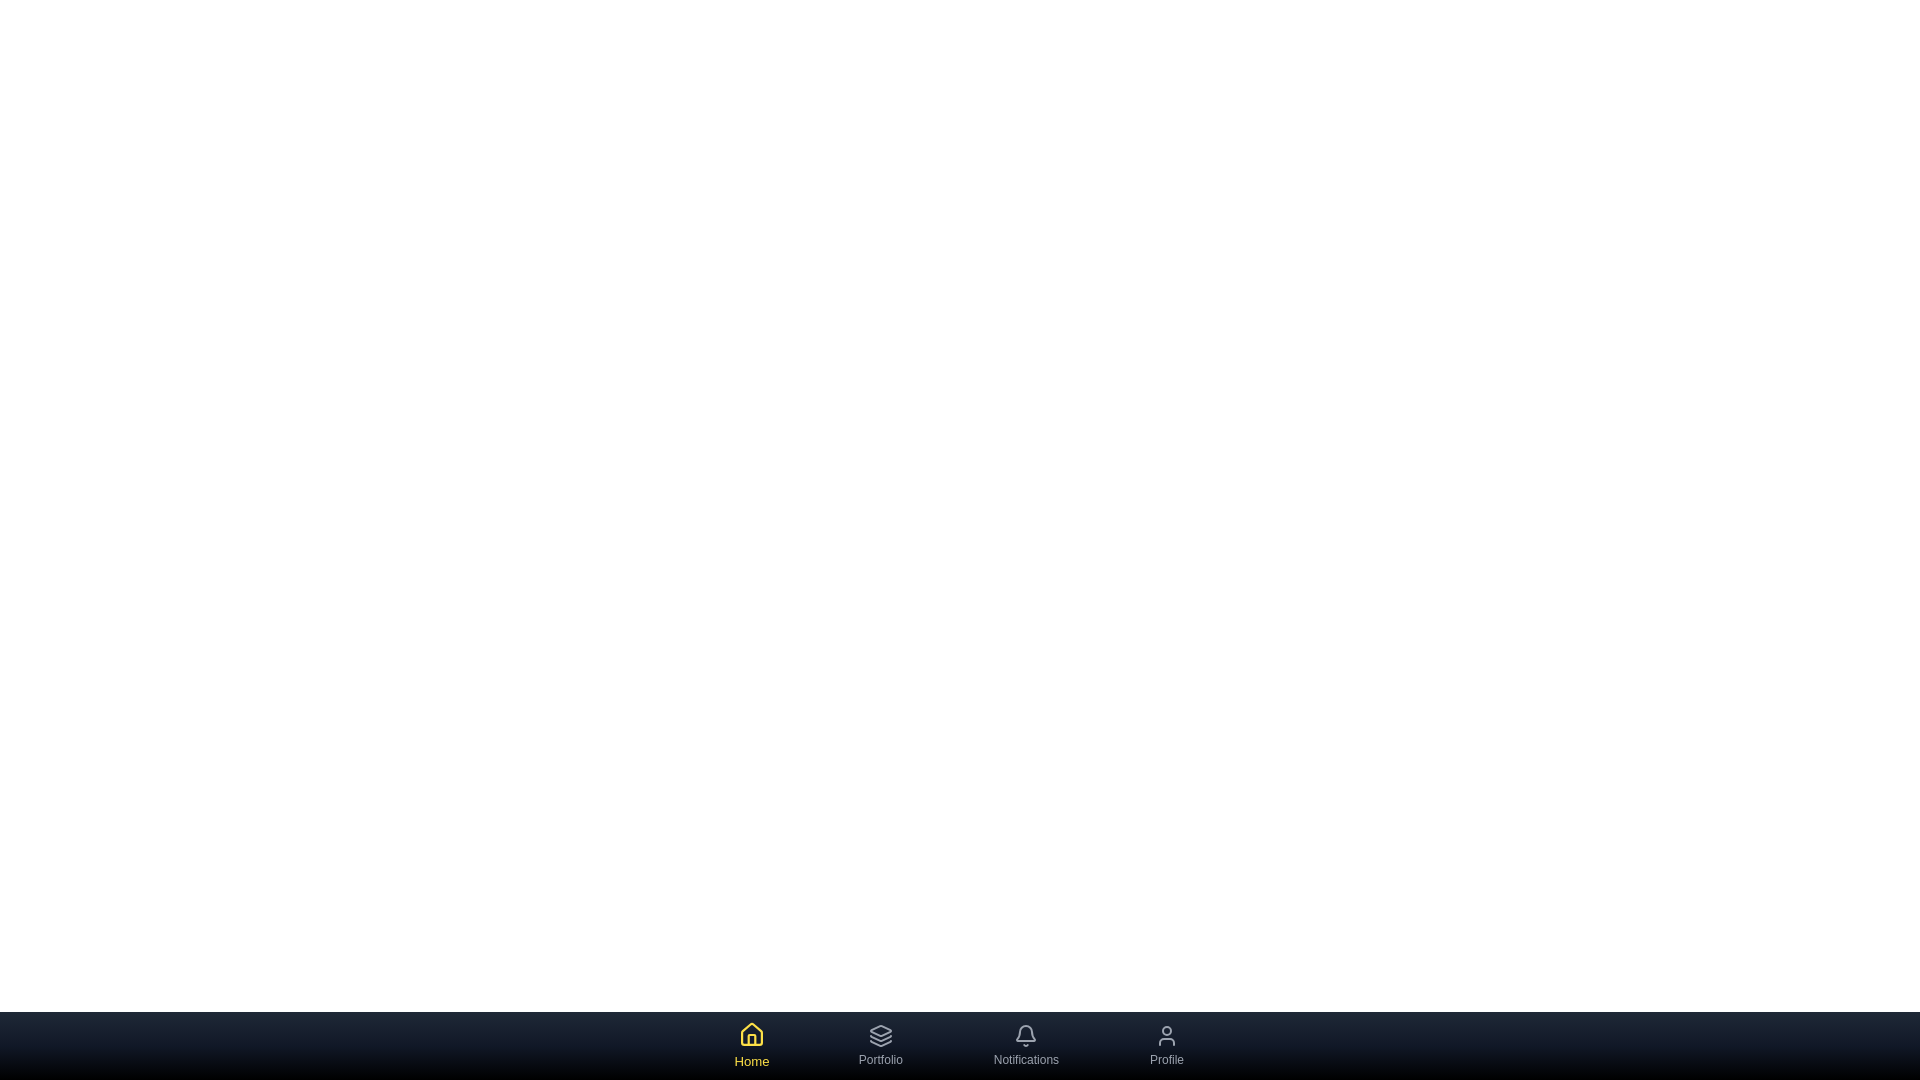 The width and height of the screenshot is (1920, 1080). Describe the element at coordinates (1026, 1044) in the screenshot. I see `the 'Notifications' tab in the bottom navigation bar` at that location.